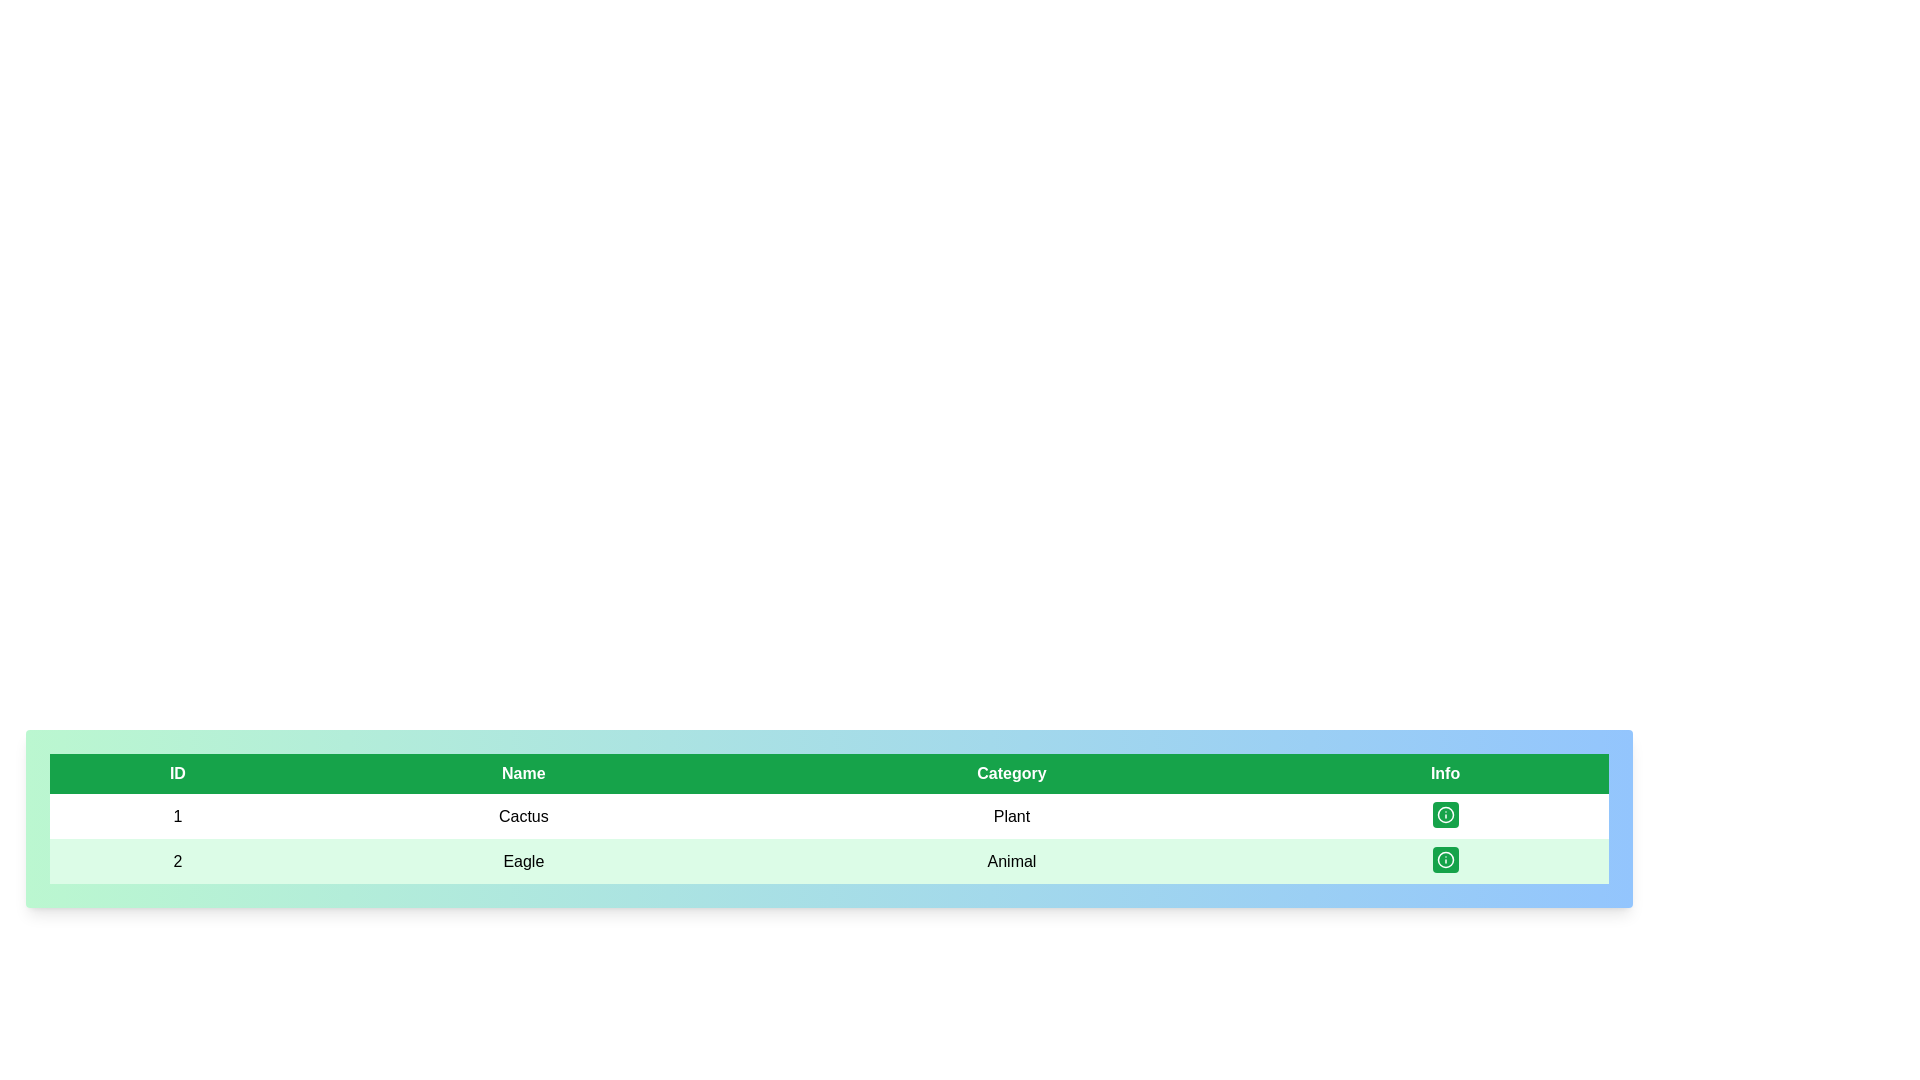 The width and height of the screenshot is (1920, 1080). What do you see at coordinates (1445, 814) in the screenshot?
I see `the SVG circle element representing the 'Info' icon located in the second row under the 'Info' column` at bounding box center [1445, 814].